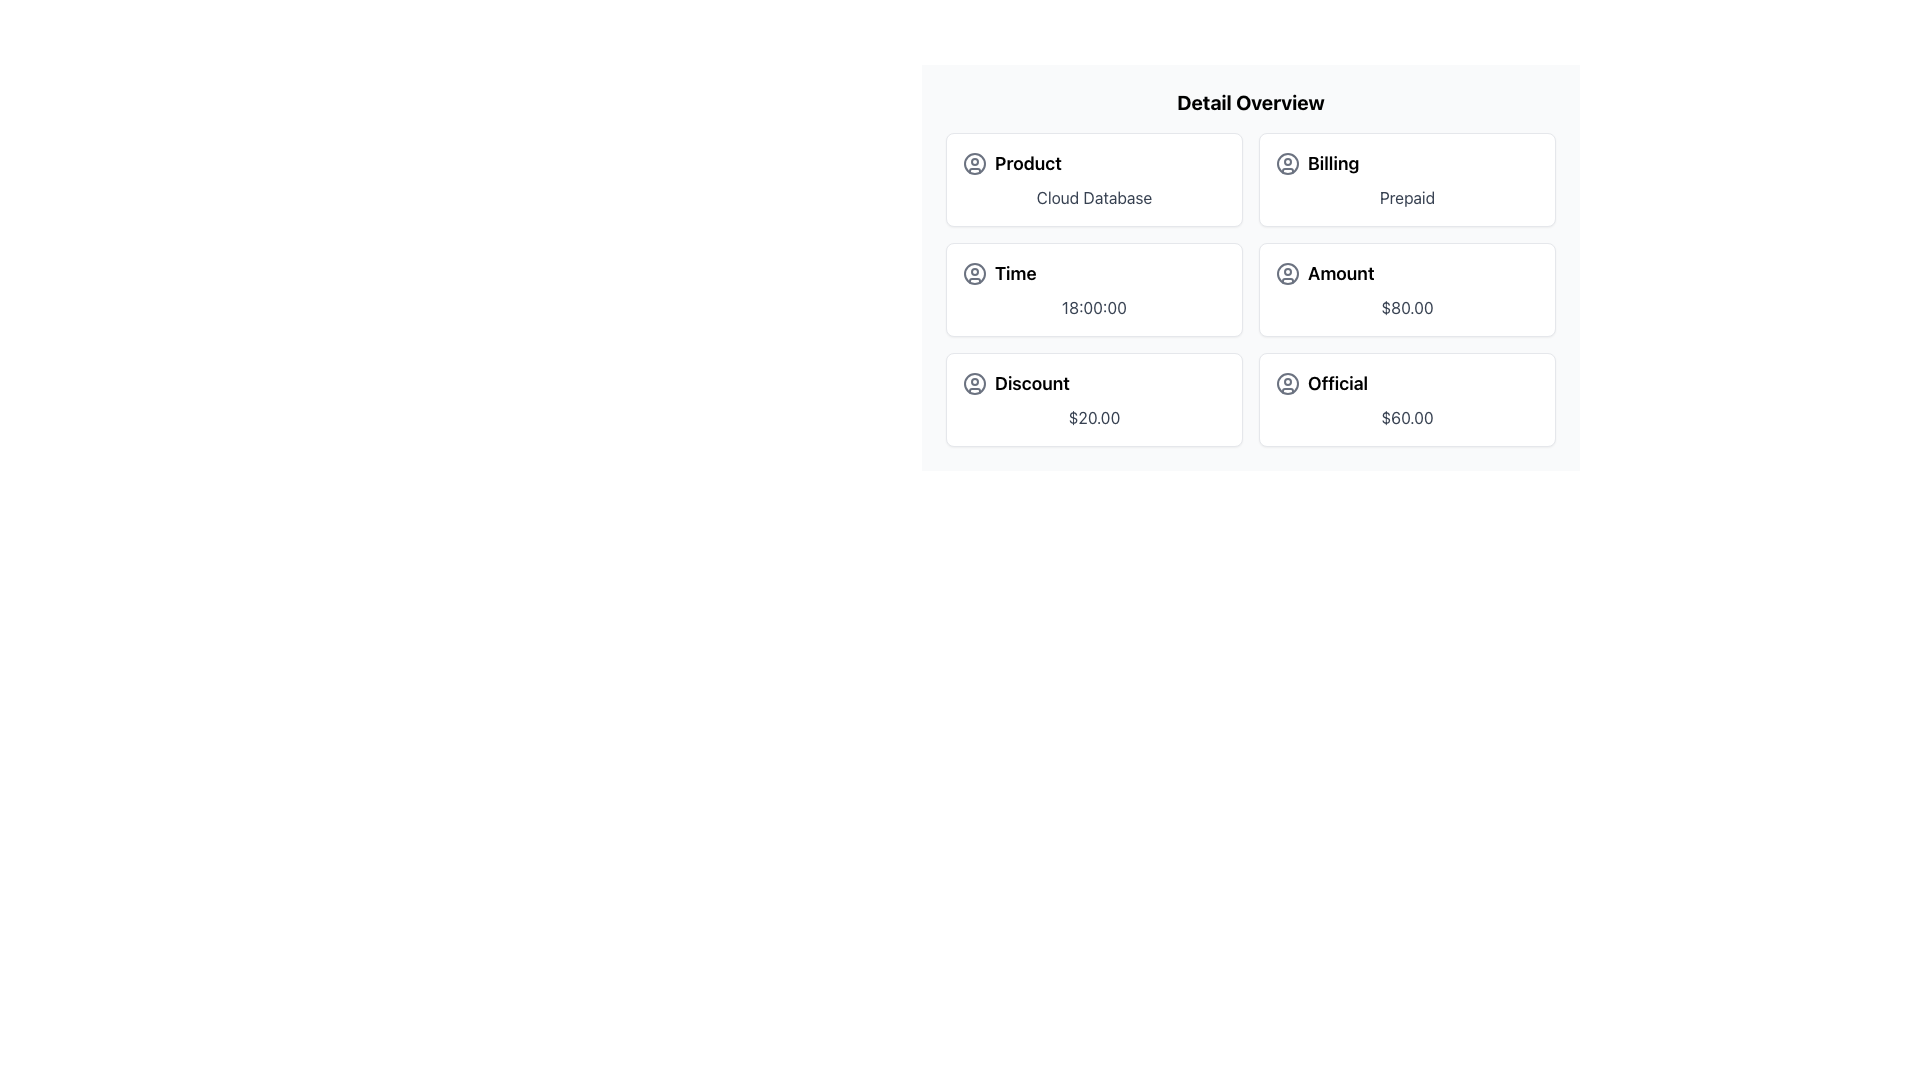  Describe the element at coordinates (1406, 308) in the screenshot. I see `the static text displaying '$80.00' in gray font, located at the bottom center of the 'Amount' card` at that location.